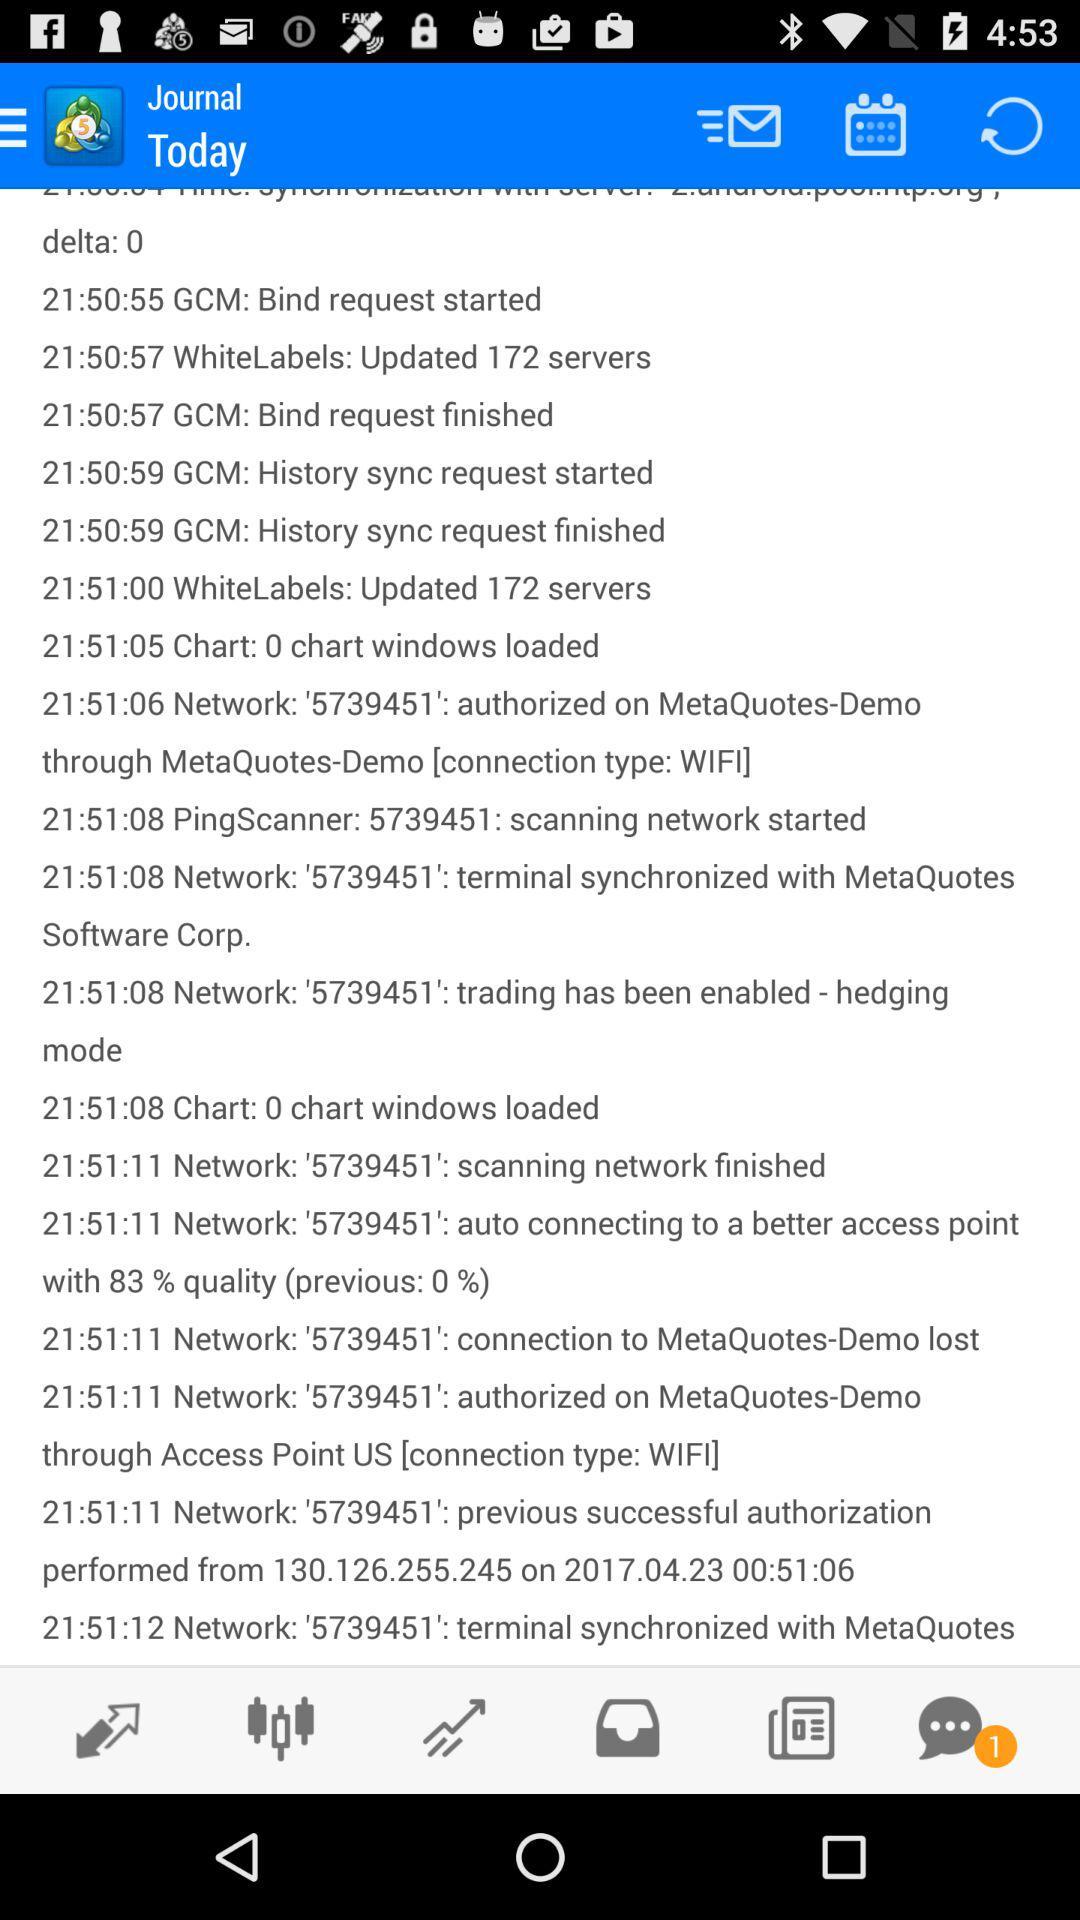 The height and width of the screenshot is (1920, 1080). I want to click on open chat, so click(949, 1727).